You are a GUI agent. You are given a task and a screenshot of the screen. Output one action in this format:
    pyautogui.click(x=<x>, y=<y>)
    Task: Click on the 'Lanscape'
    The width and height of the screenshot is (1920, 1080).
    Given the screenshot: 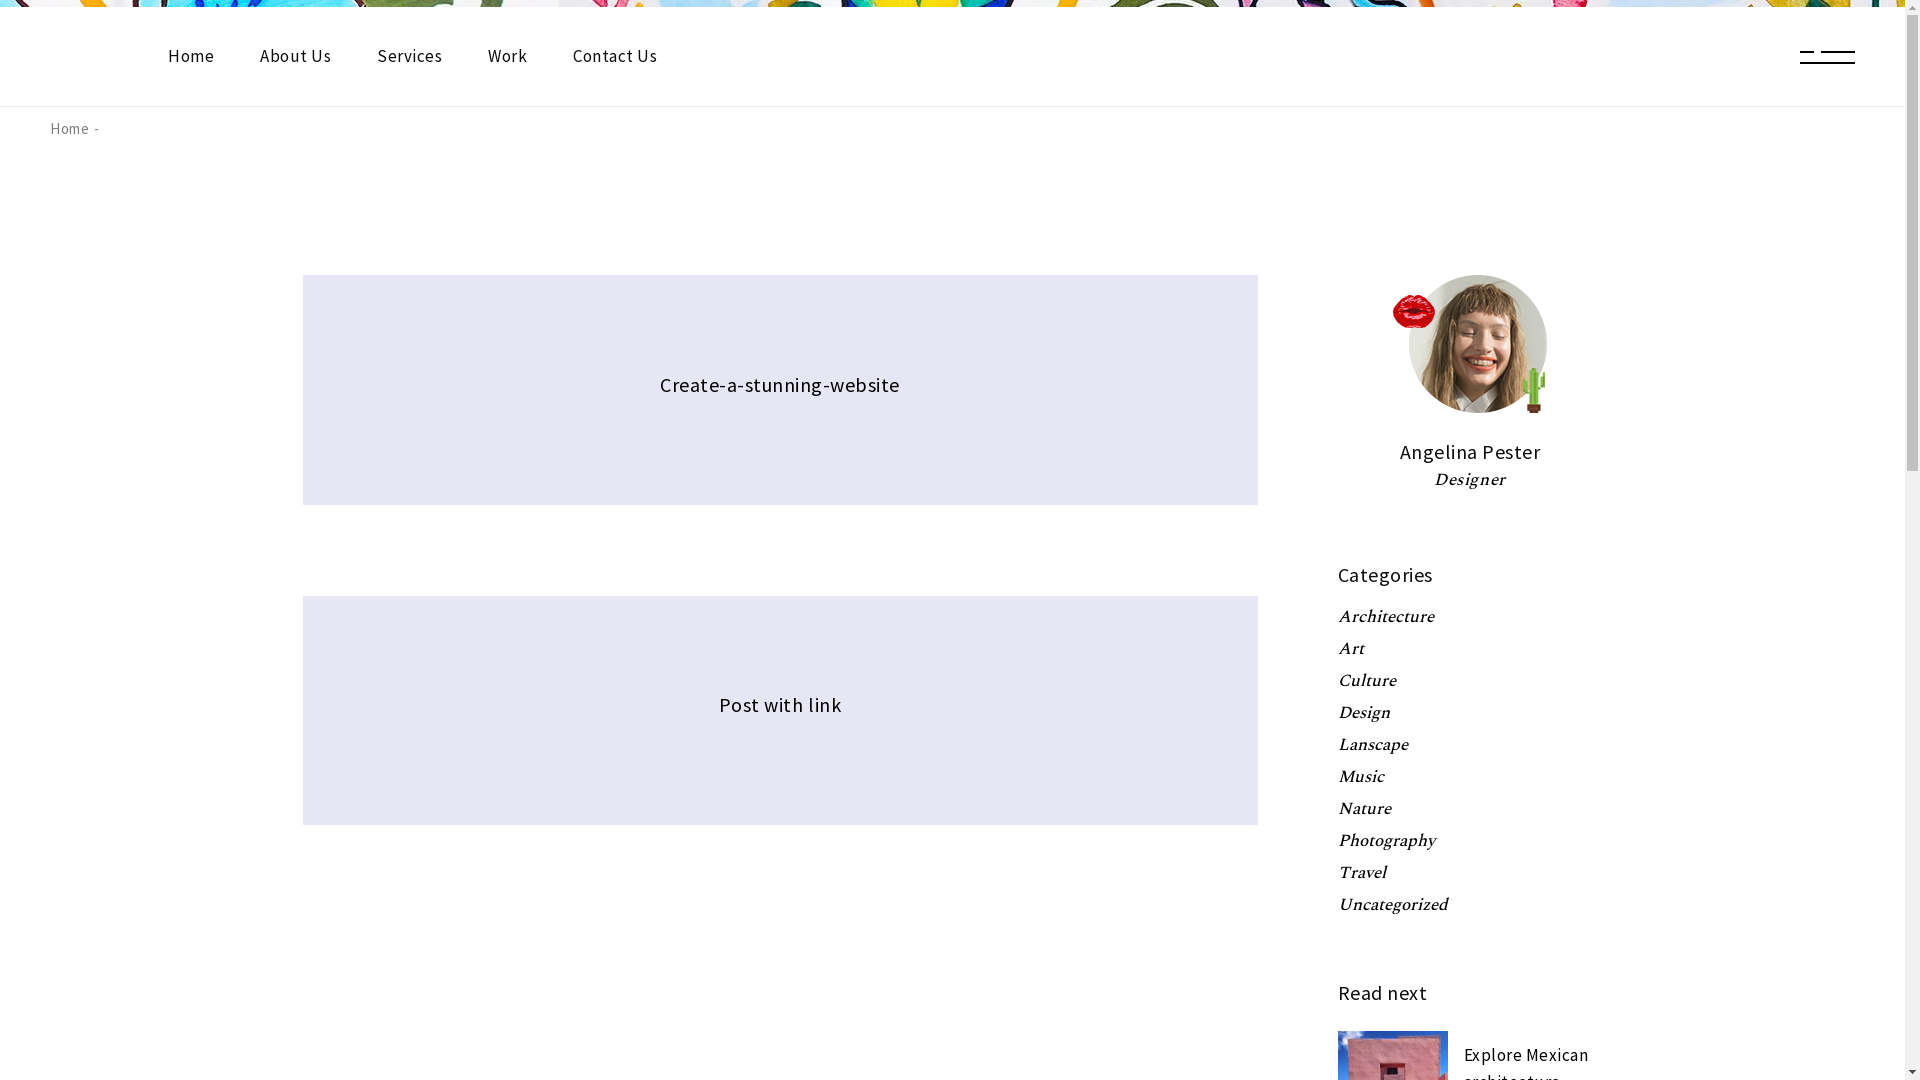 What is the action you would take?
    pyautogui.click(x=1371, y=744)
    